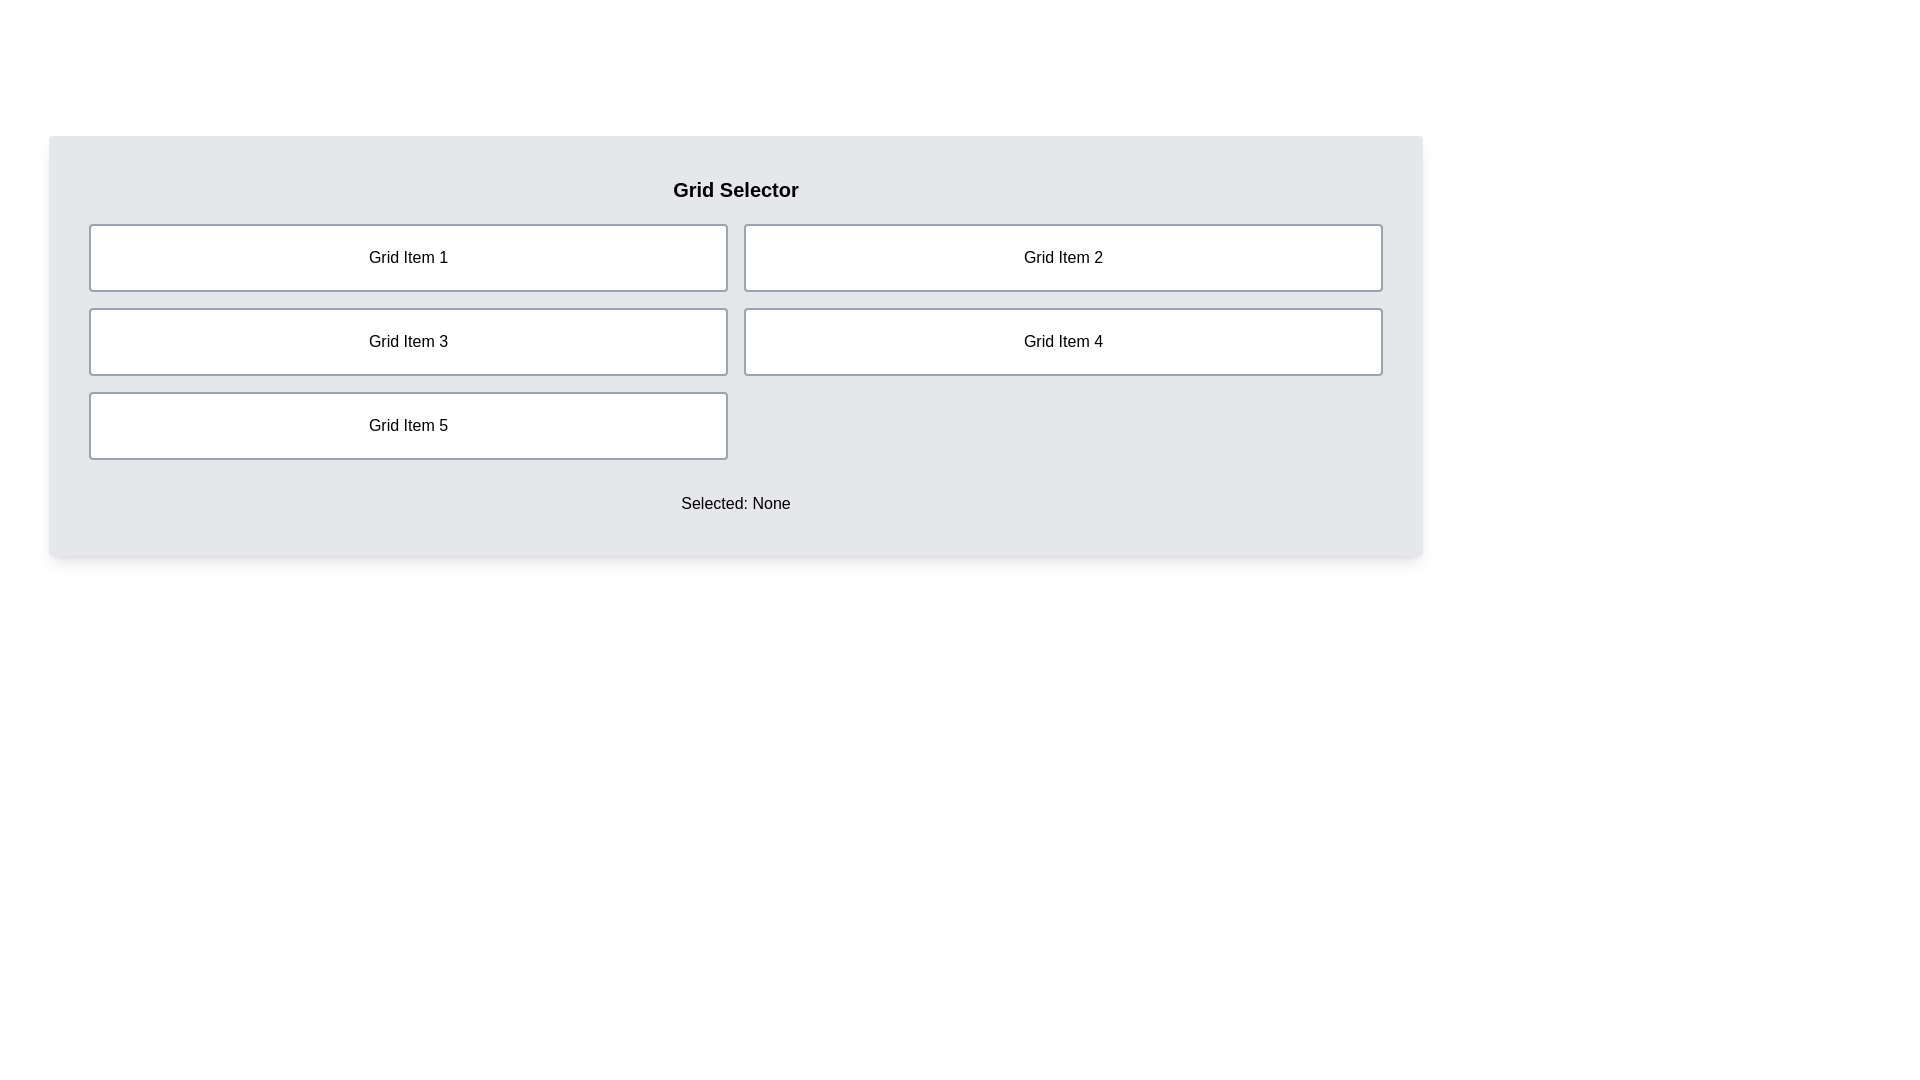 The image size is (1920, 1080). What do you see at coordinates (407, 424) in the screenshot?
I see `the text label representing 'Grid Item 5'` at bounding box center [407, 424].